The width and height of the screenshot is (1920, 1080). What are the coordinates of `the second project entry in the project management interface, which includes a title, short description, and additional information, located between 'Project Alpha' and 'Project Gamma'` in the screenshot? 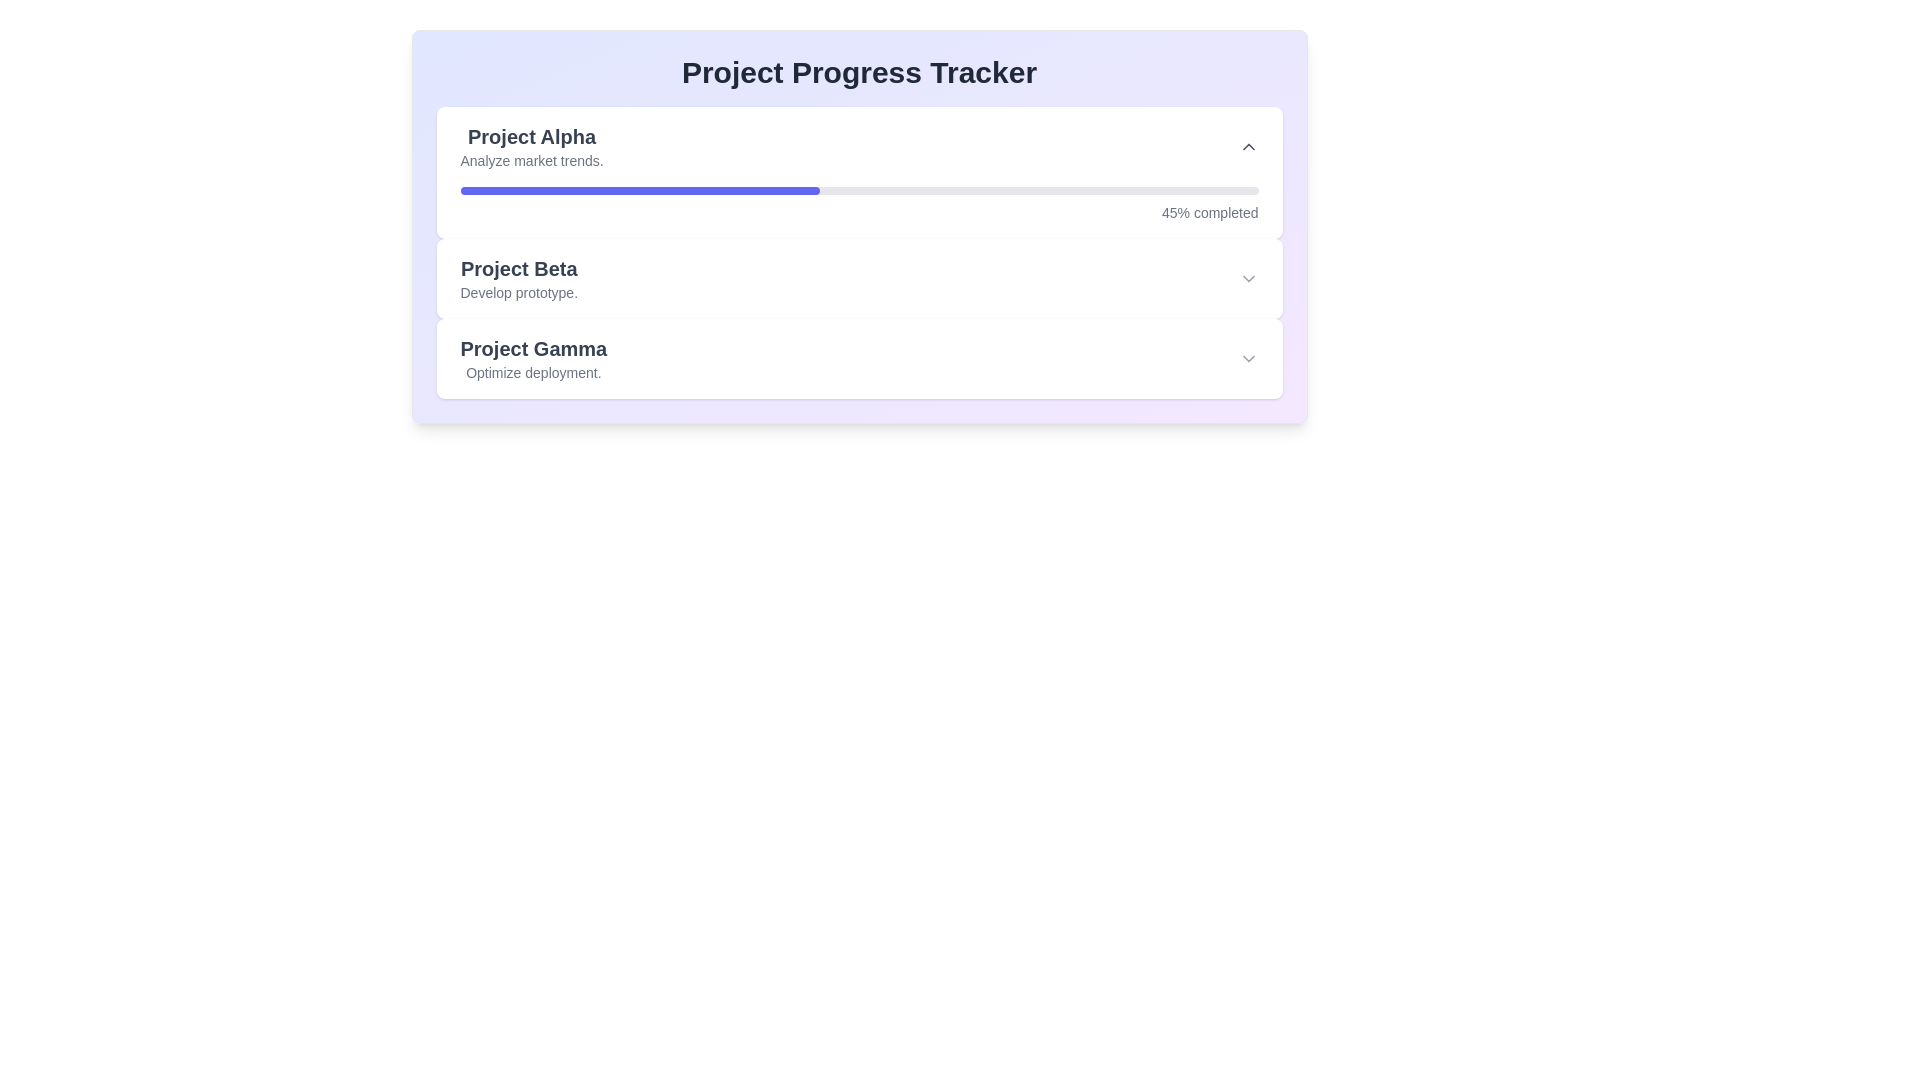 It's located at (859, 252).